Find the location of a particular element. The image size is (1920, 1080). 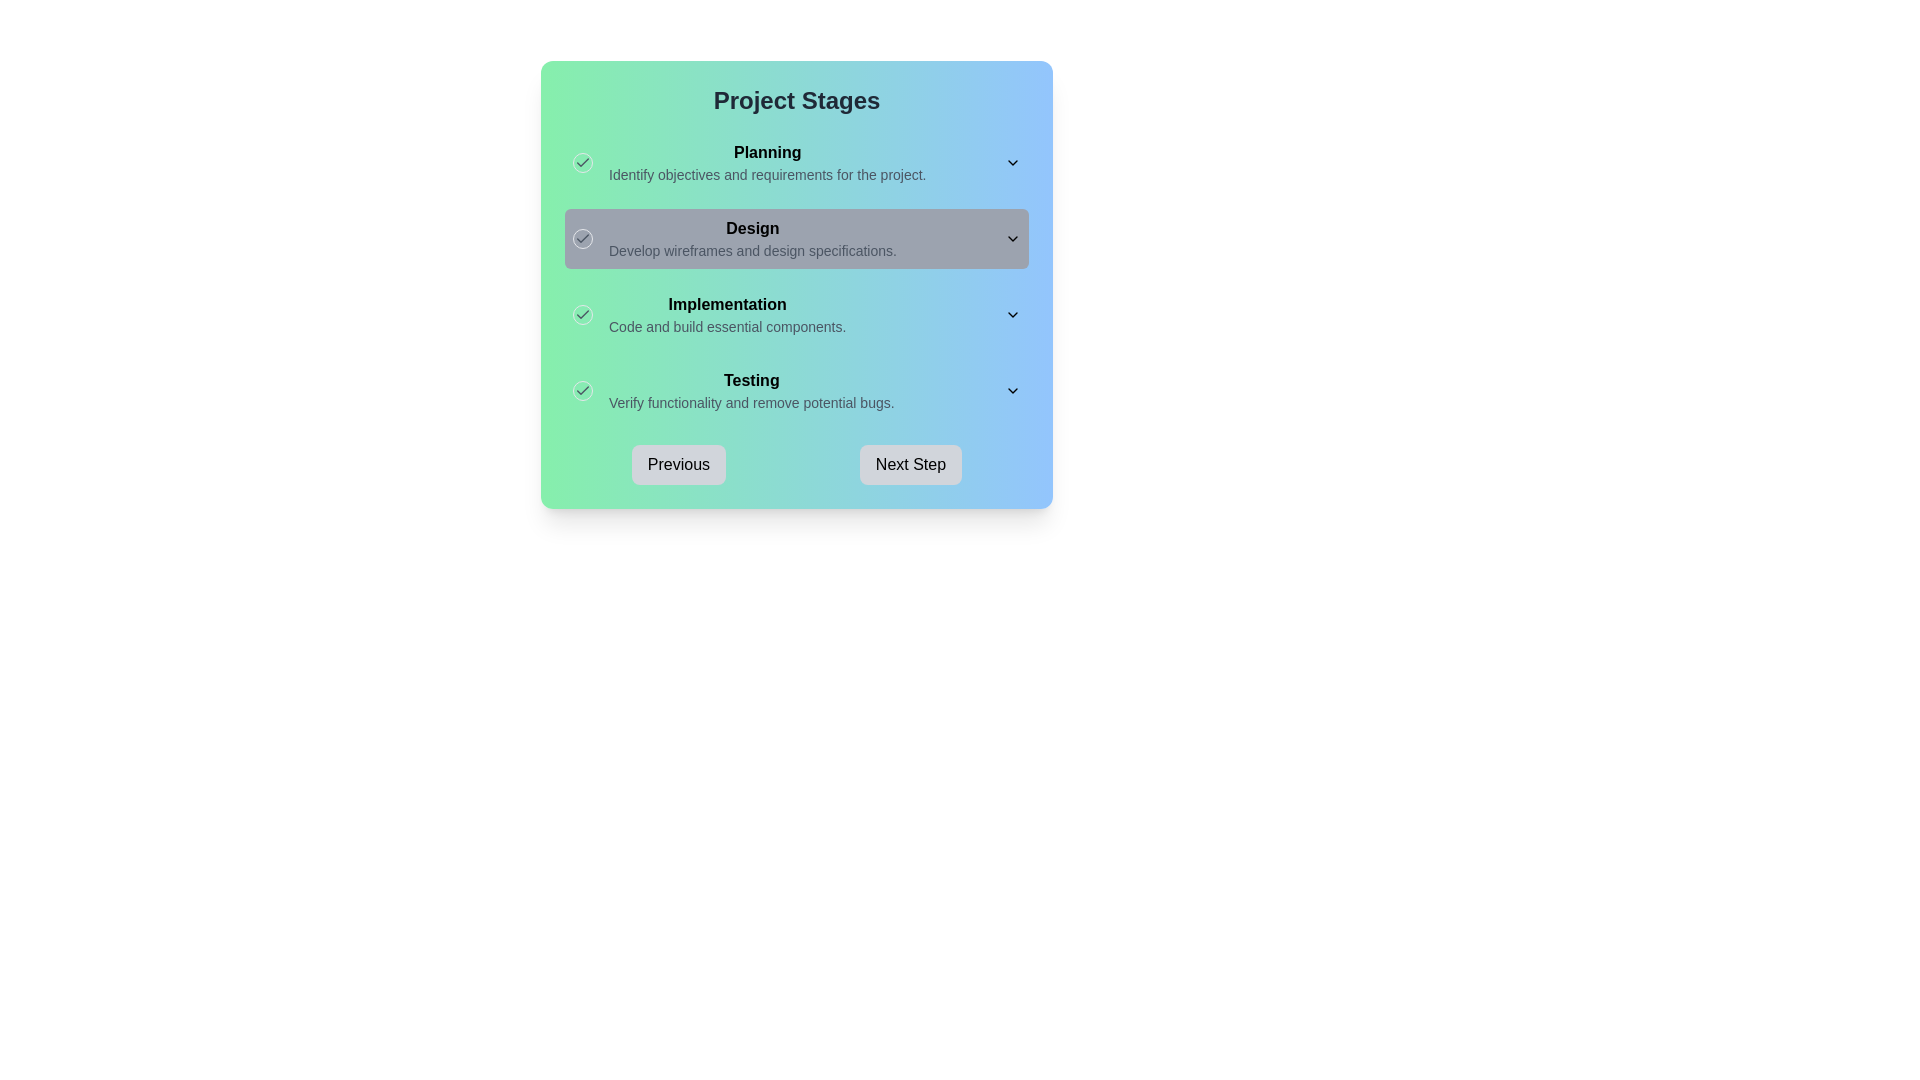

descriptive label for the 'Testing' phase, which includes the title 'Testing' and the description 'Verify functionality and remove potential bugs.' is located at coordinates (750, 390).